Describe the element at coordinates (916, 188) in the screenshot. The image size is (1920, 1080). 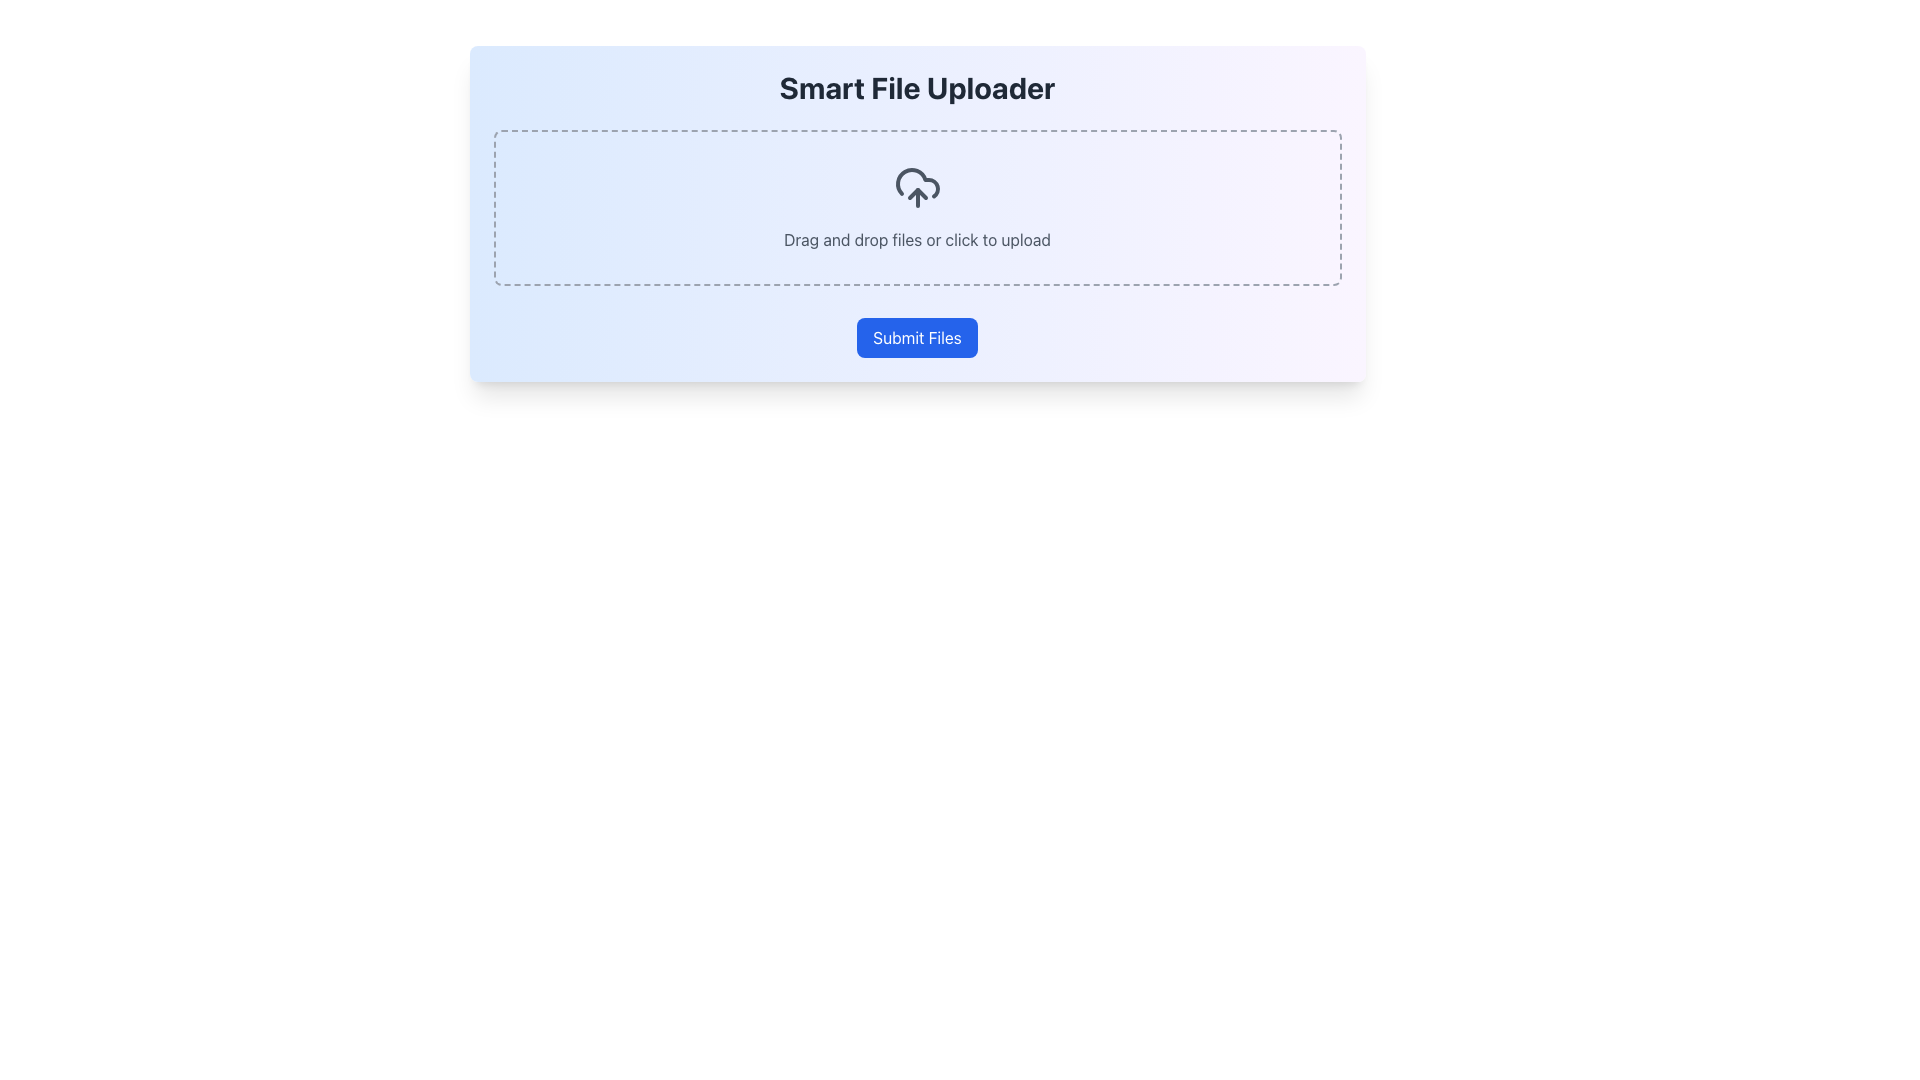
I see `the file upload icon, which is visually represented in a dashed rectangular area and located above the text 'Drag and drop files or click to upload'` at that location.